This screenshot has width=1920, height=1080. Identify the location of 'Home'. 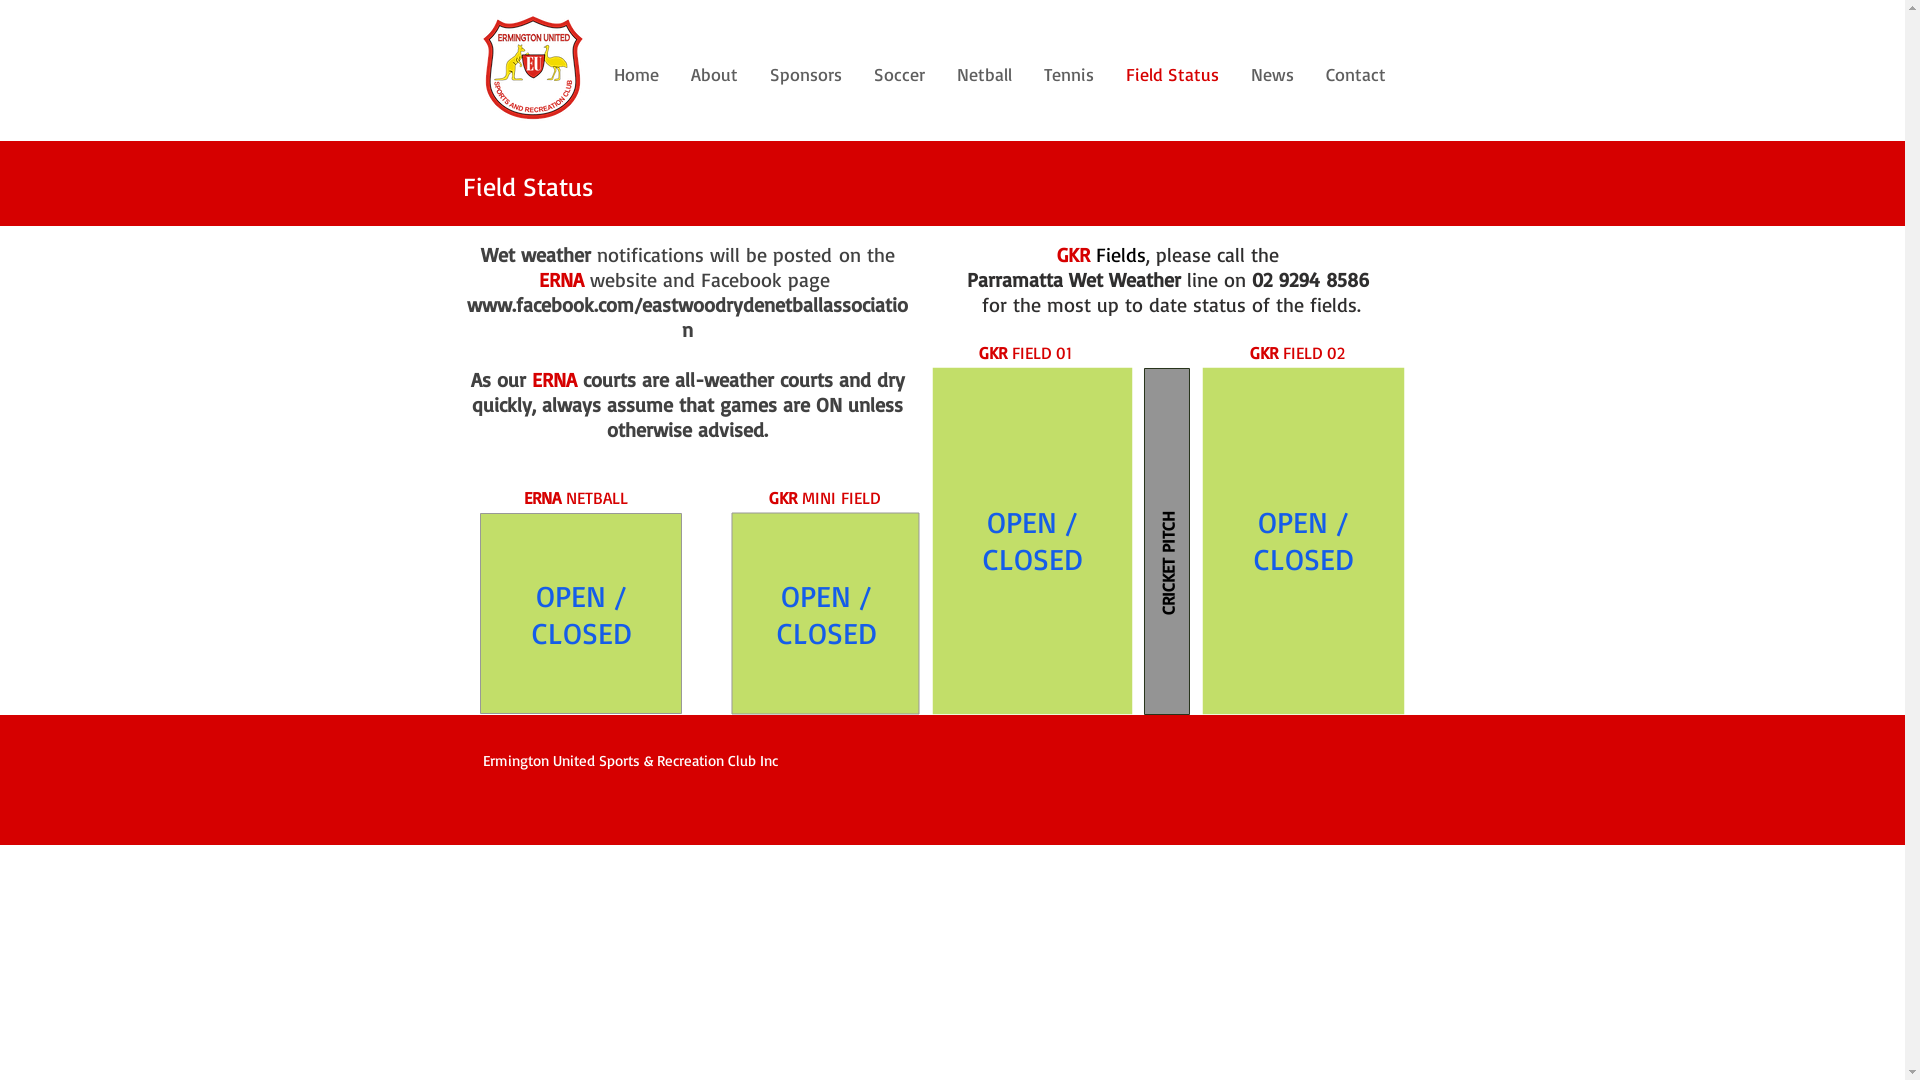
(635, 73).